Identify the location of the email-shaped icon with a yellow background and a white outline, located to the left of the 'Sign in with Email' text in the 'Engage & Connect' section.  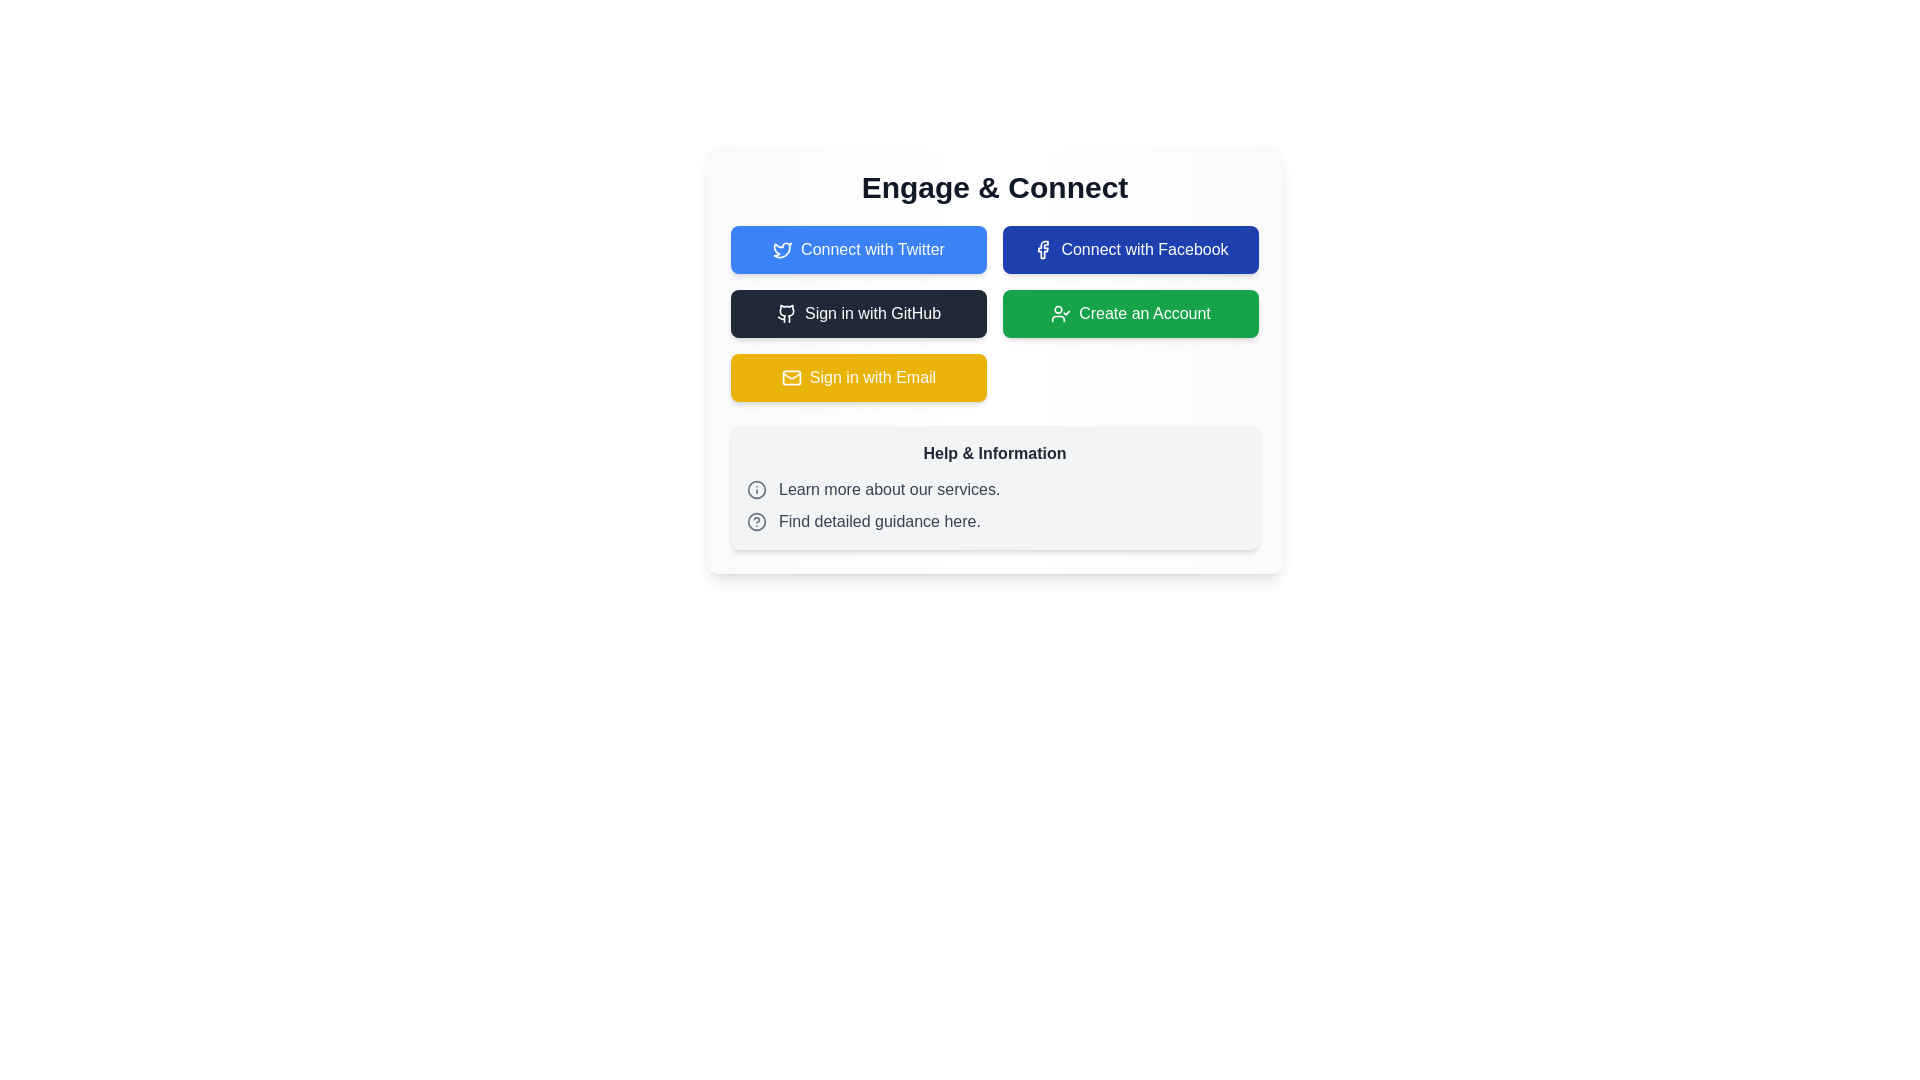
(790, 378).